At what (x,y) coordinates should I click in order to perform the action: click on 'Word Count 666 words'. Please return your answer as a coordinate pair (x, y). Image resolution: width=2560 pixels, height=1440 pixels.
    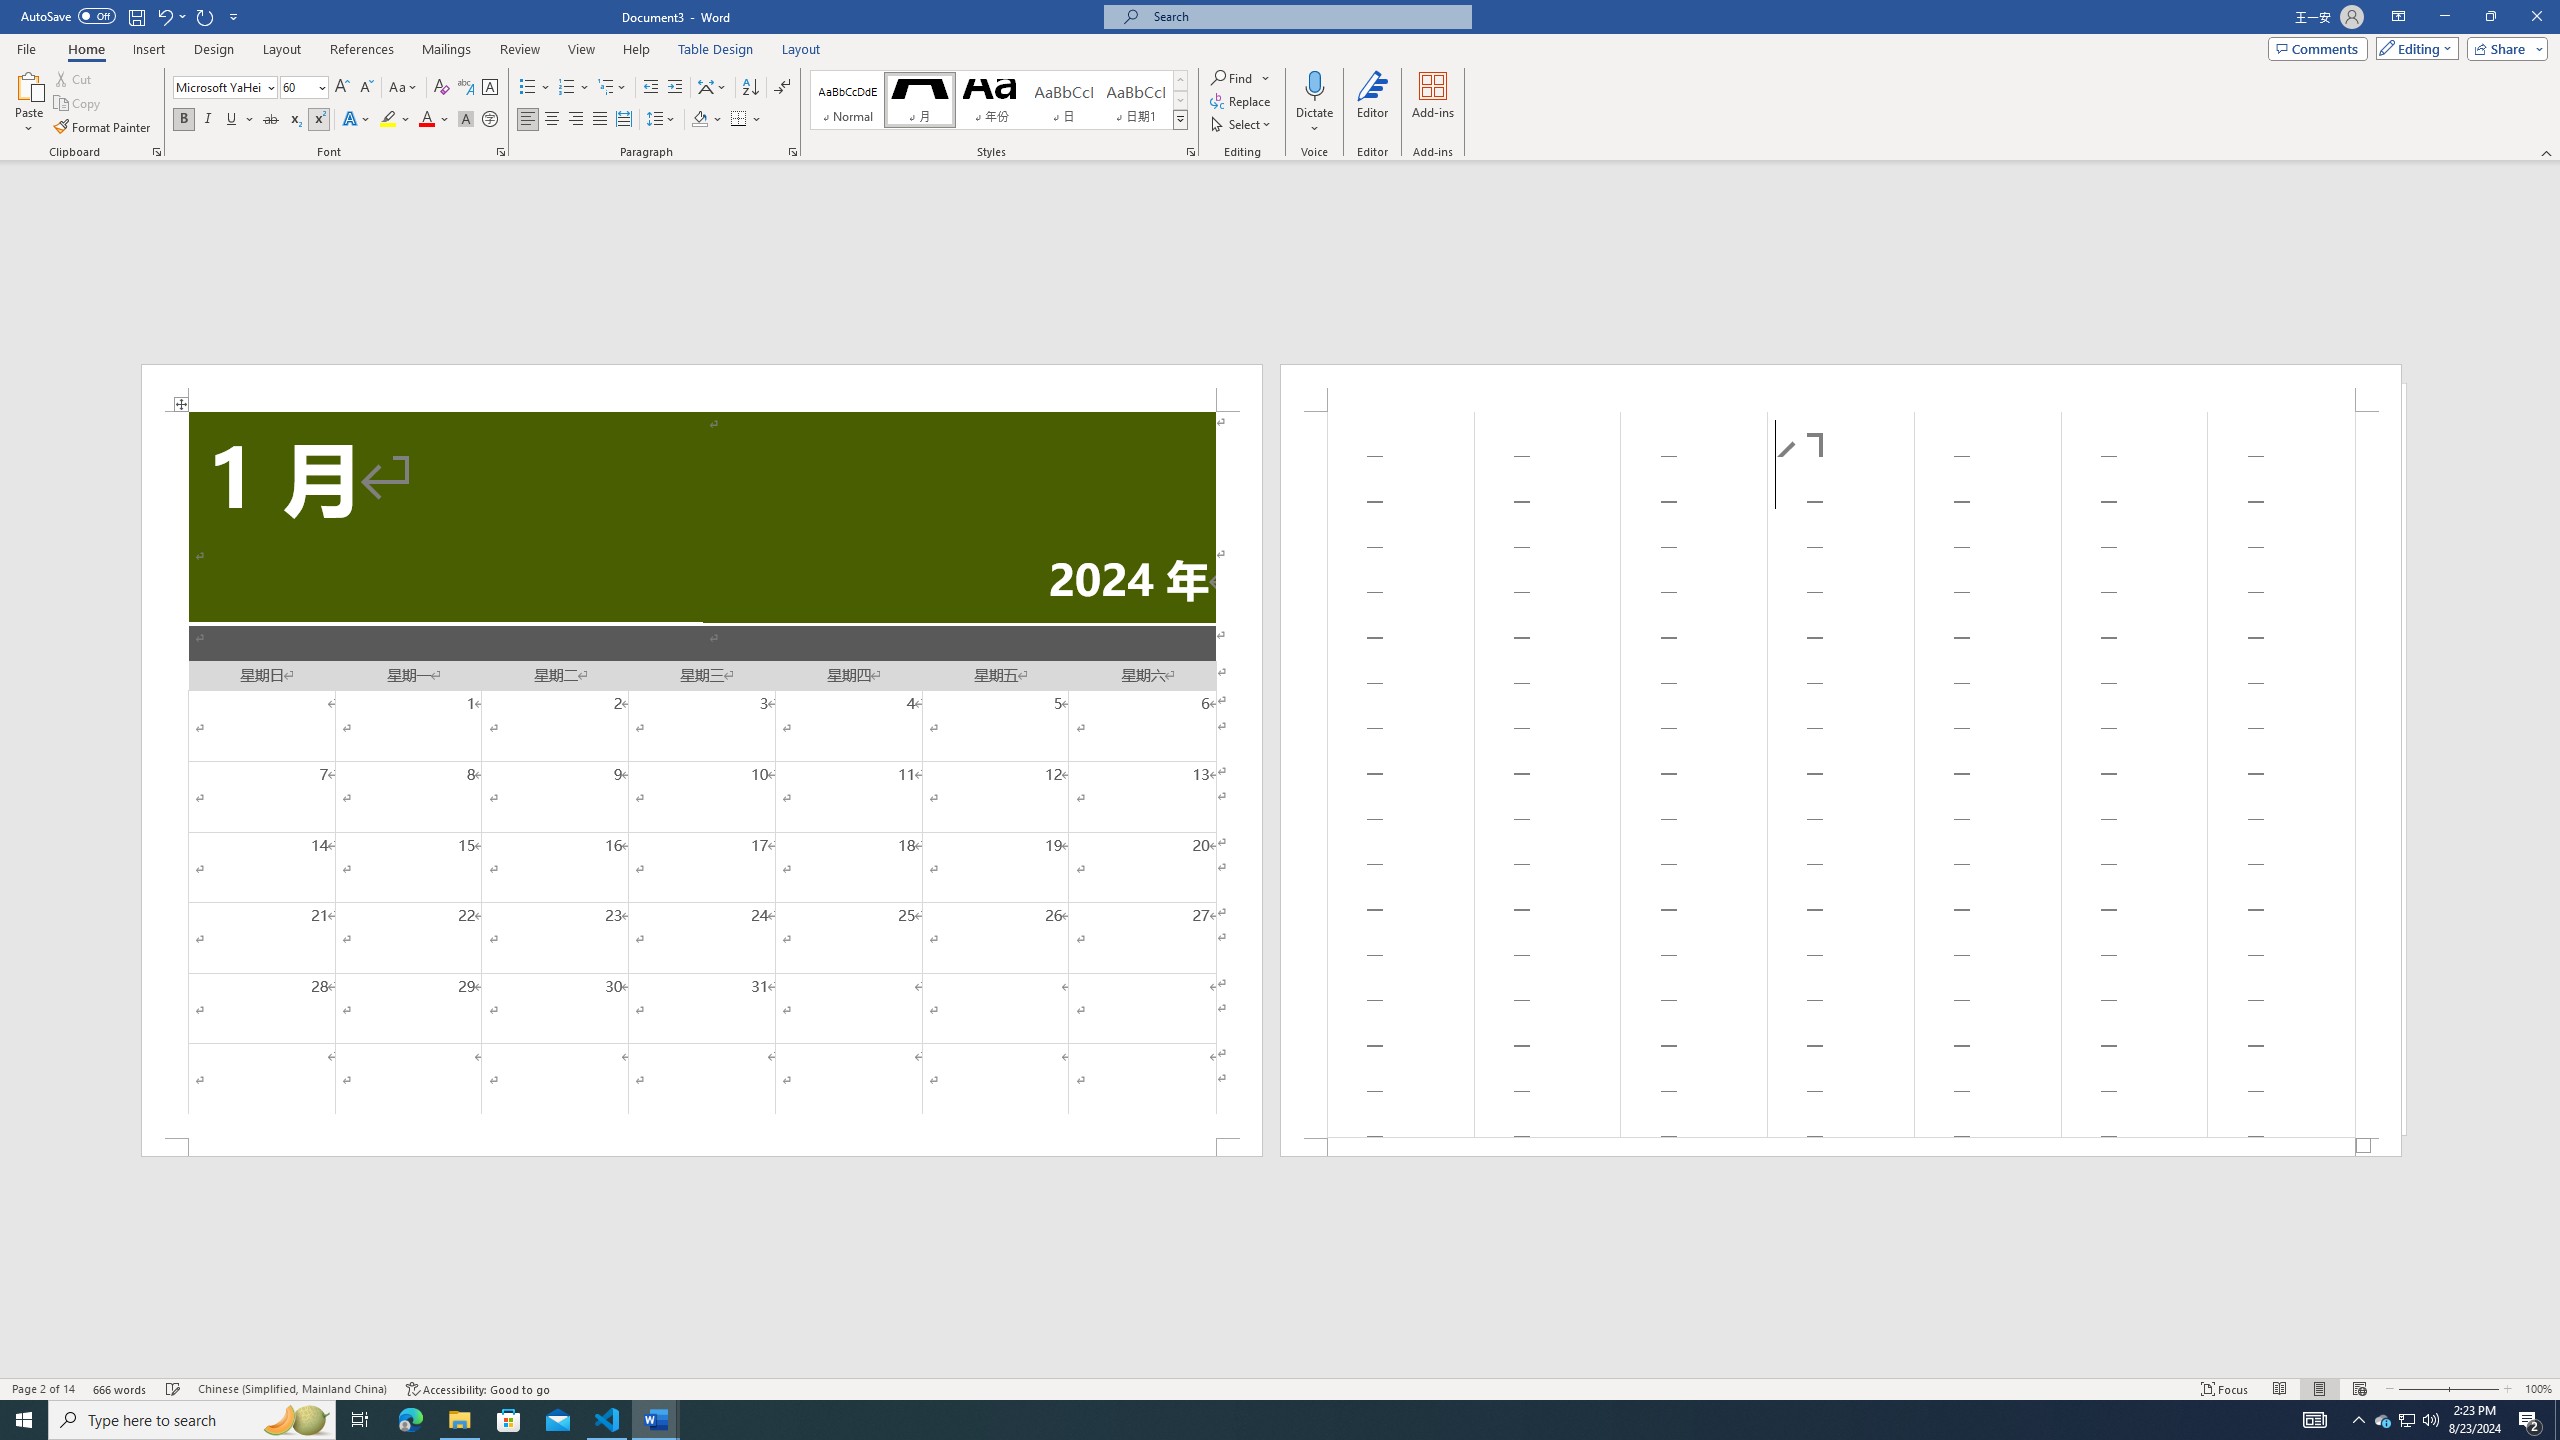
    Looking at the image, I should click on (121, 1389).